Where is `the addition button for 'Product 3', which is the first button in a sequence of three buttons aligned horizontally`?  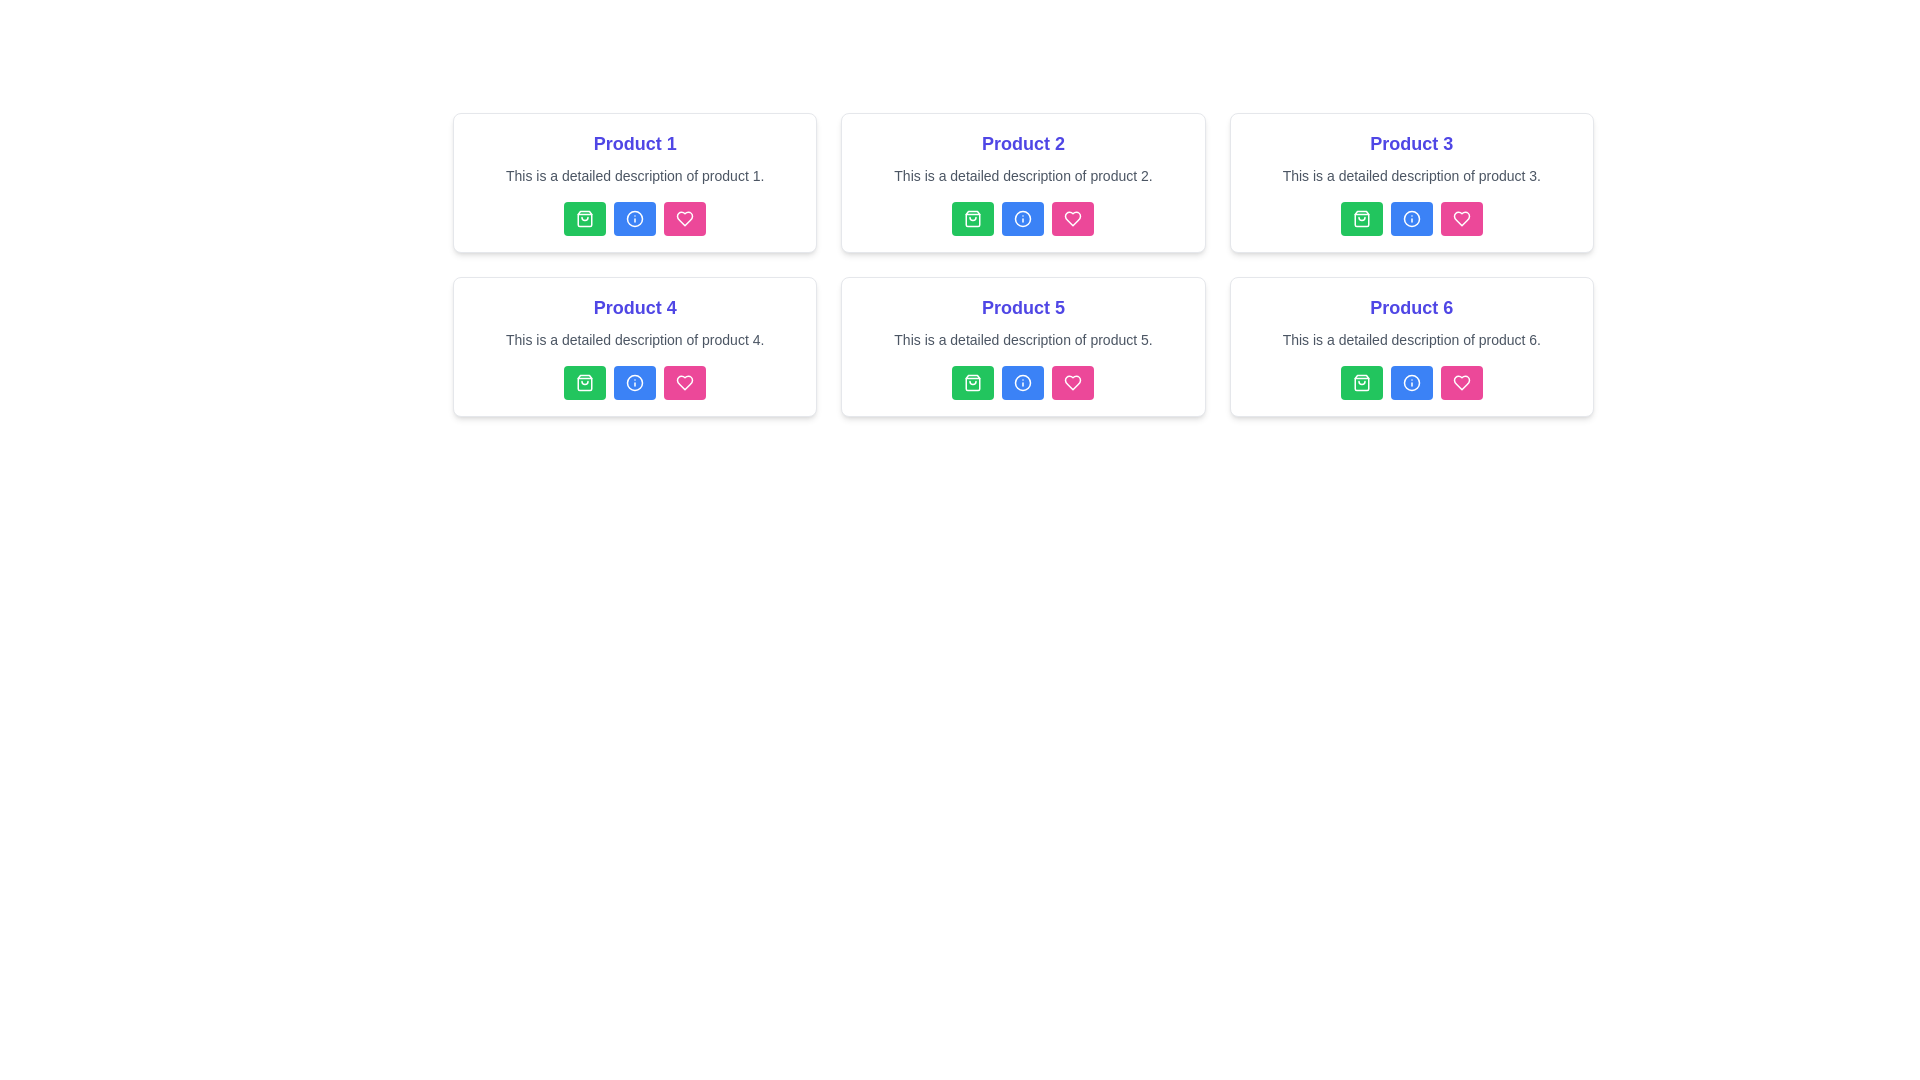
the addition button for 'Product 3', which is the first button in a sequence of three buttons aligned horizontally is located at coordinates (1360, 219).